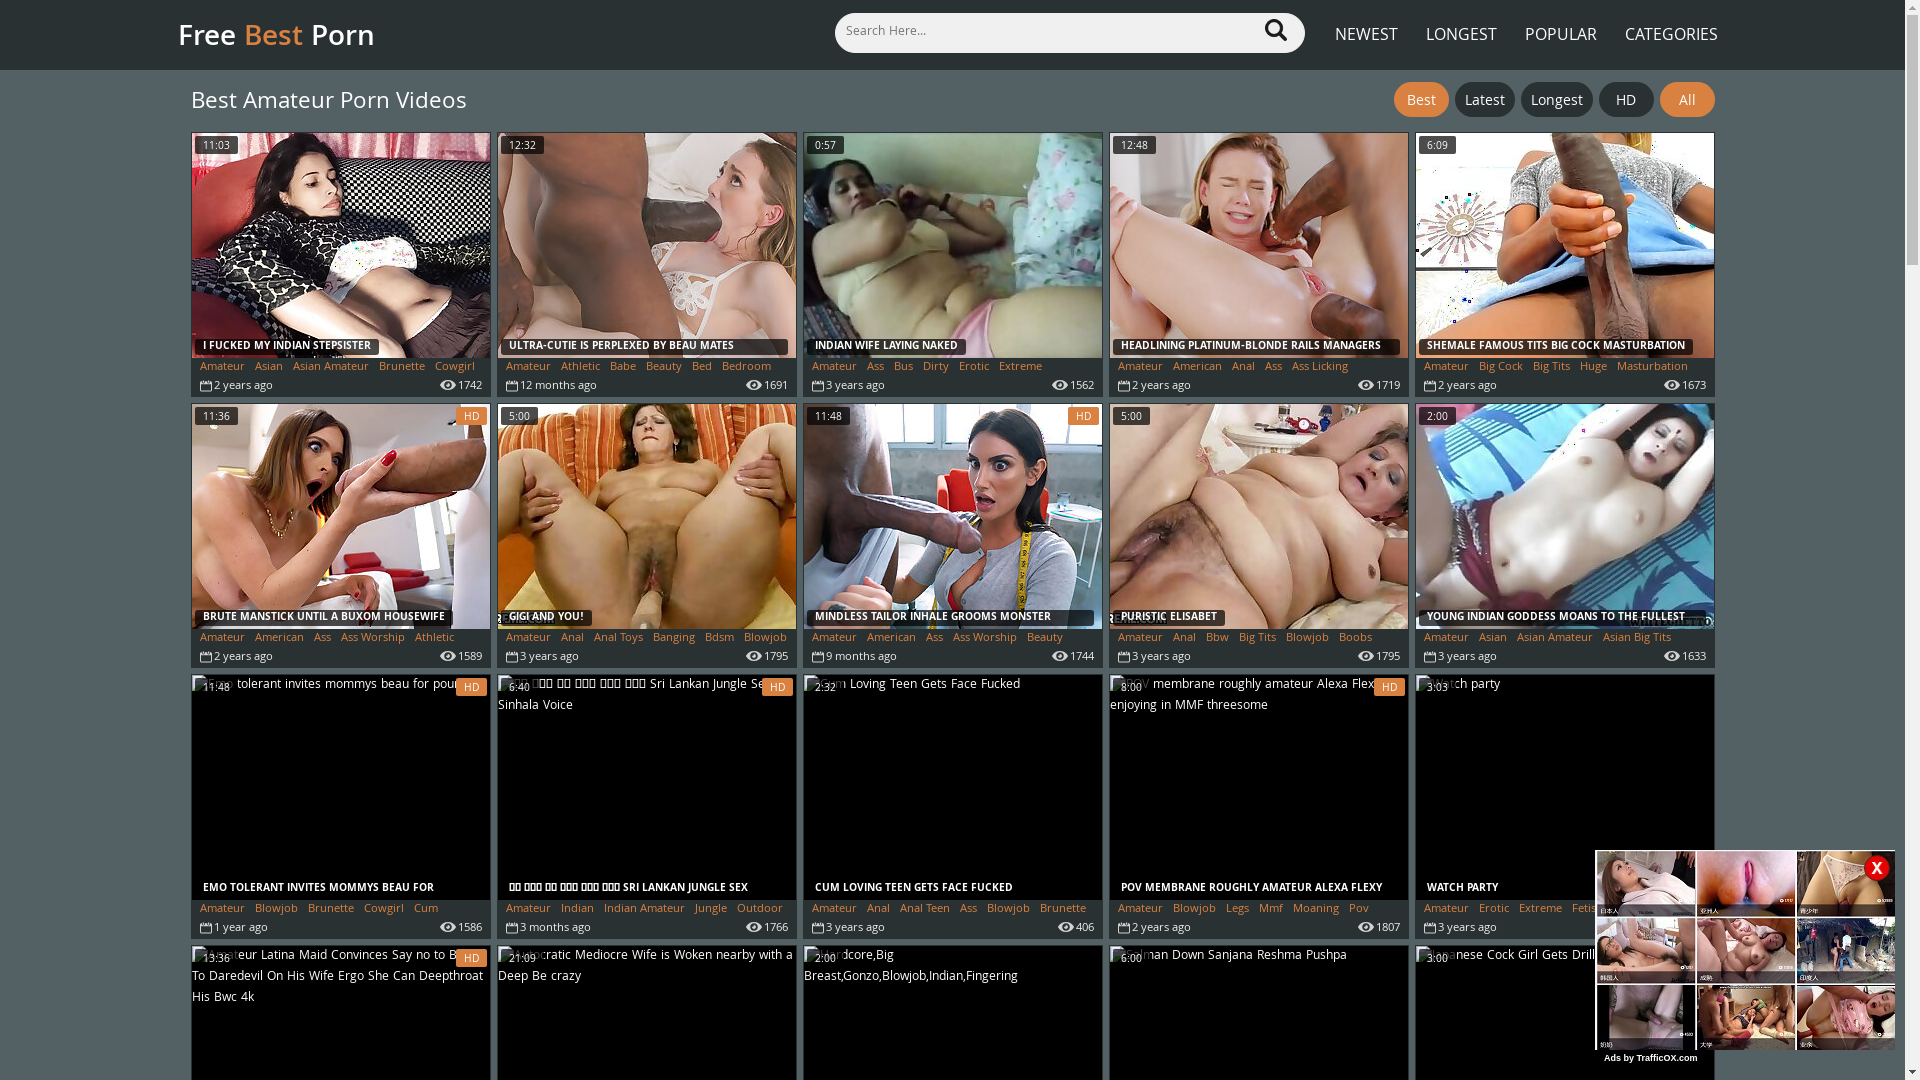 The image size is (1920, 1080). I want to click on 'Amateur', so click(505, 638).